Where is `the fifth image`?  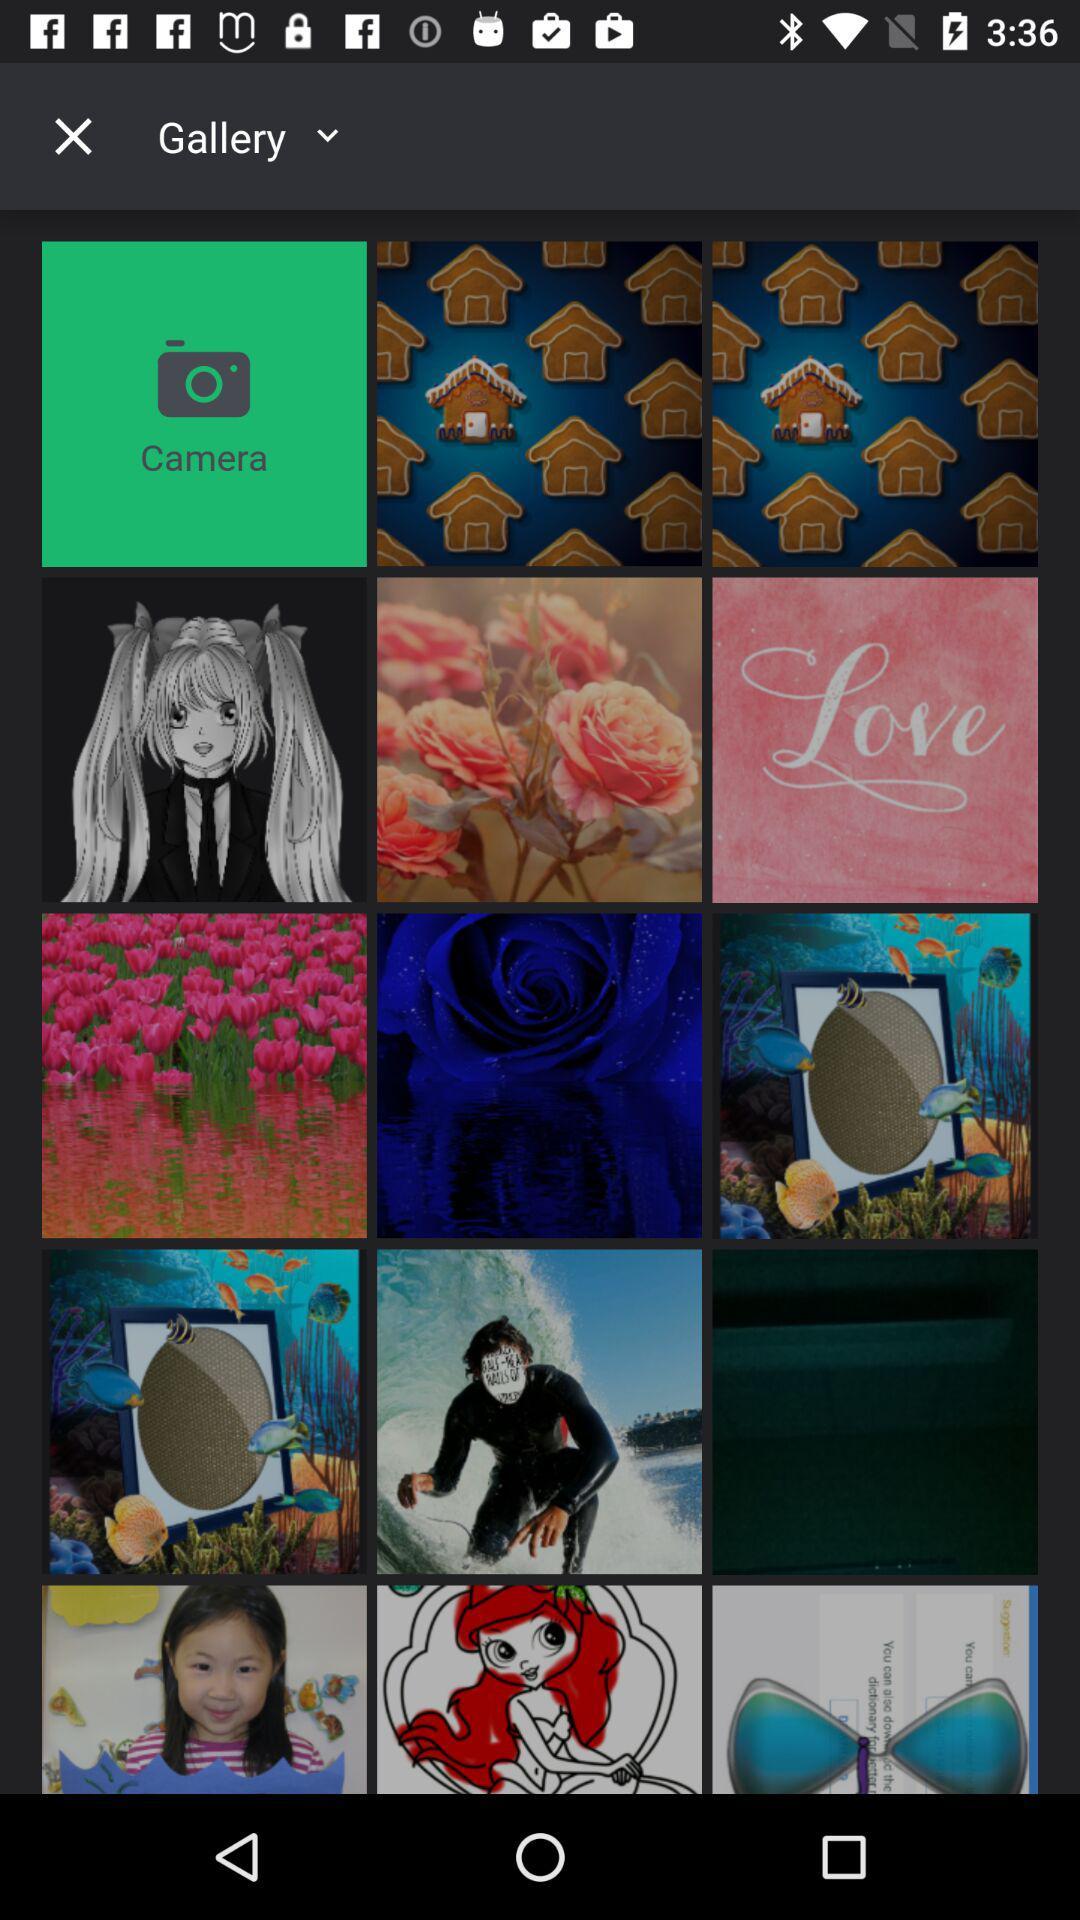 the fifth image is located at coordinates (538, 738).